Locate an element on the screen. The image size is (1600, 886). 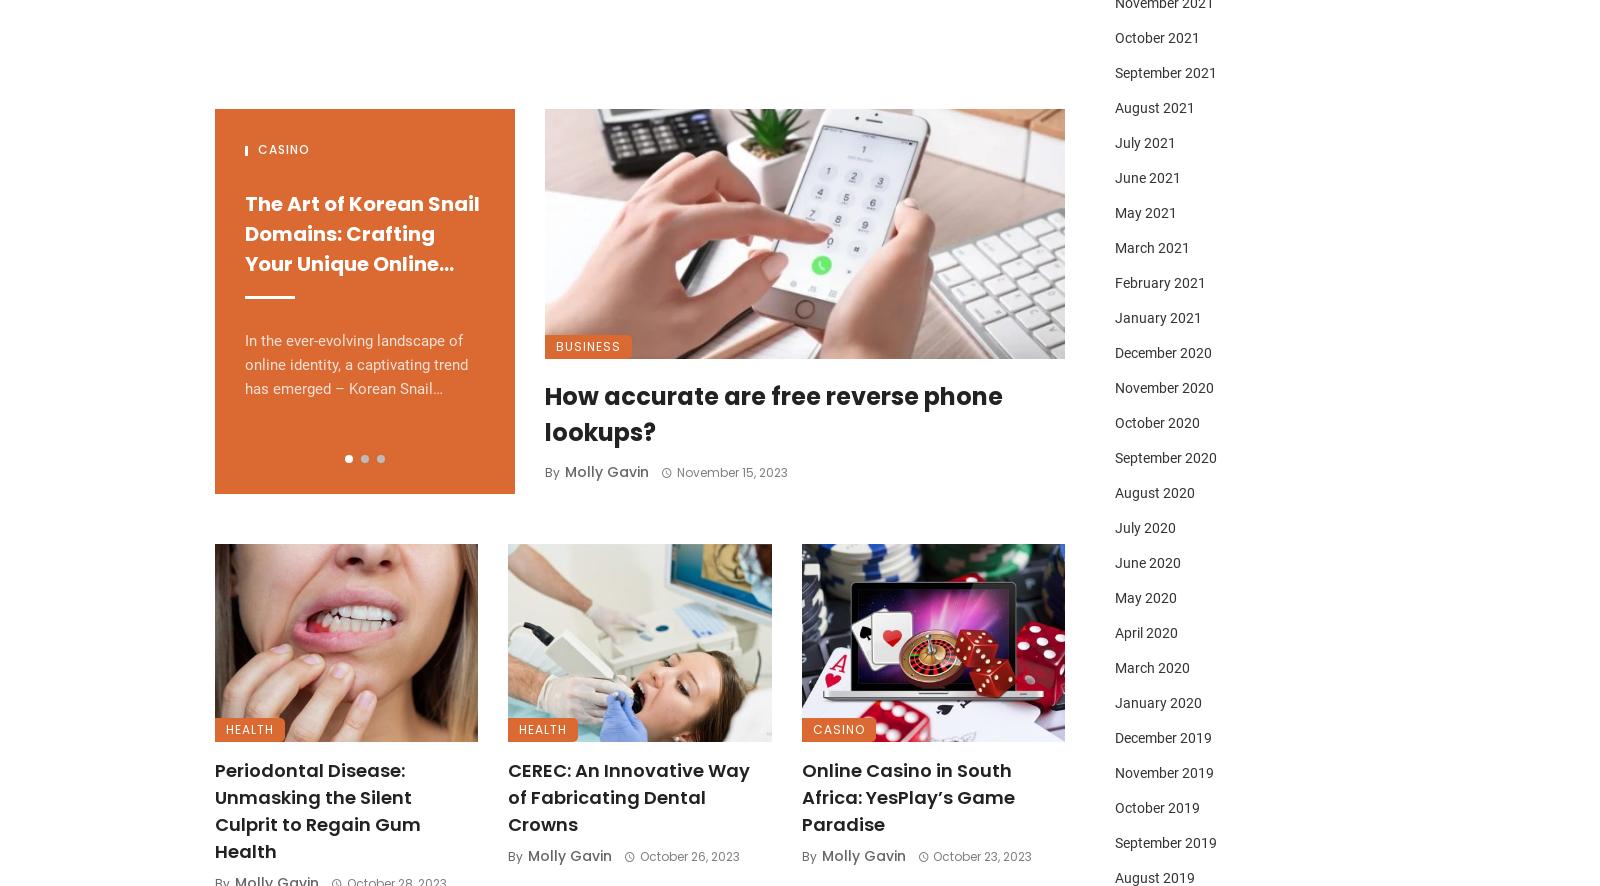
'June 2020' is located at coordinates (1148, 562).